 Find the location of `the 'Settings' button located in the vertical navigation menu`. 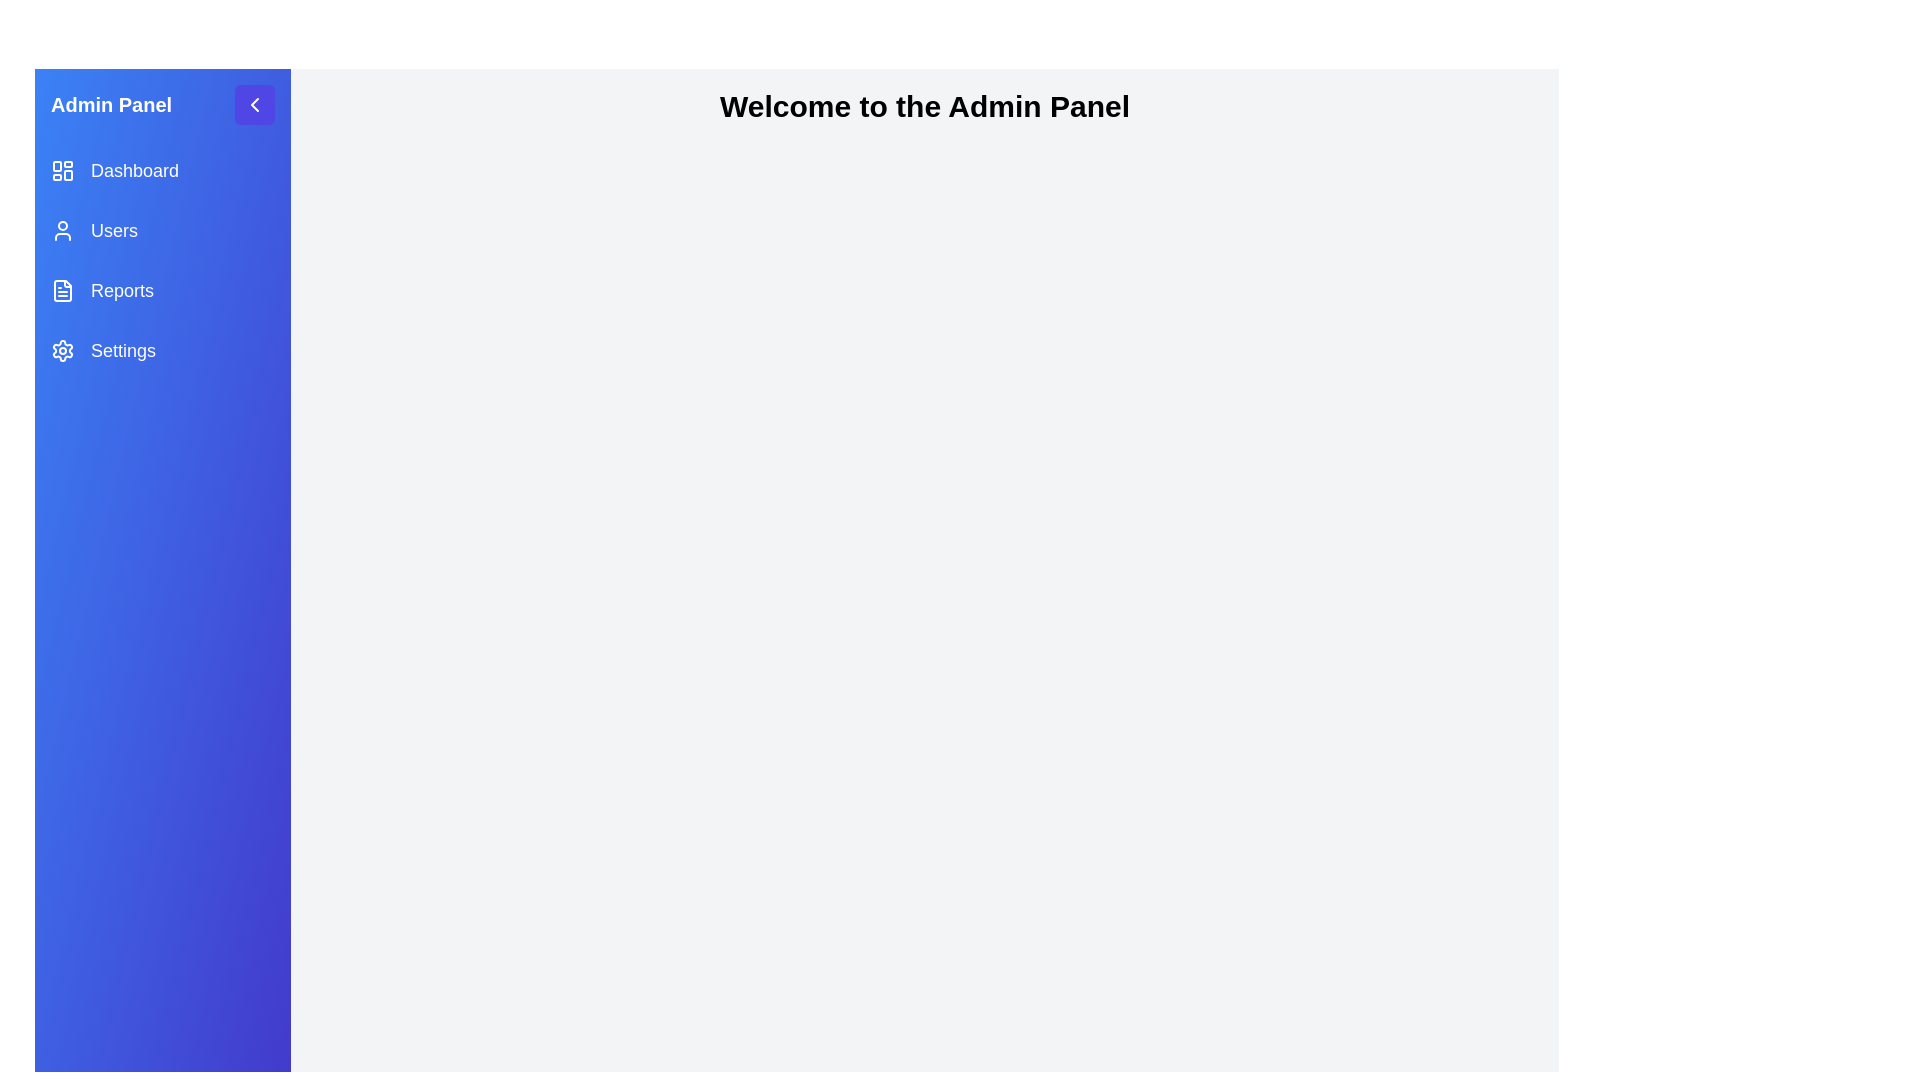

the 'Settings' button located in the vertical navigation menu is located at coordinates (102, 350).